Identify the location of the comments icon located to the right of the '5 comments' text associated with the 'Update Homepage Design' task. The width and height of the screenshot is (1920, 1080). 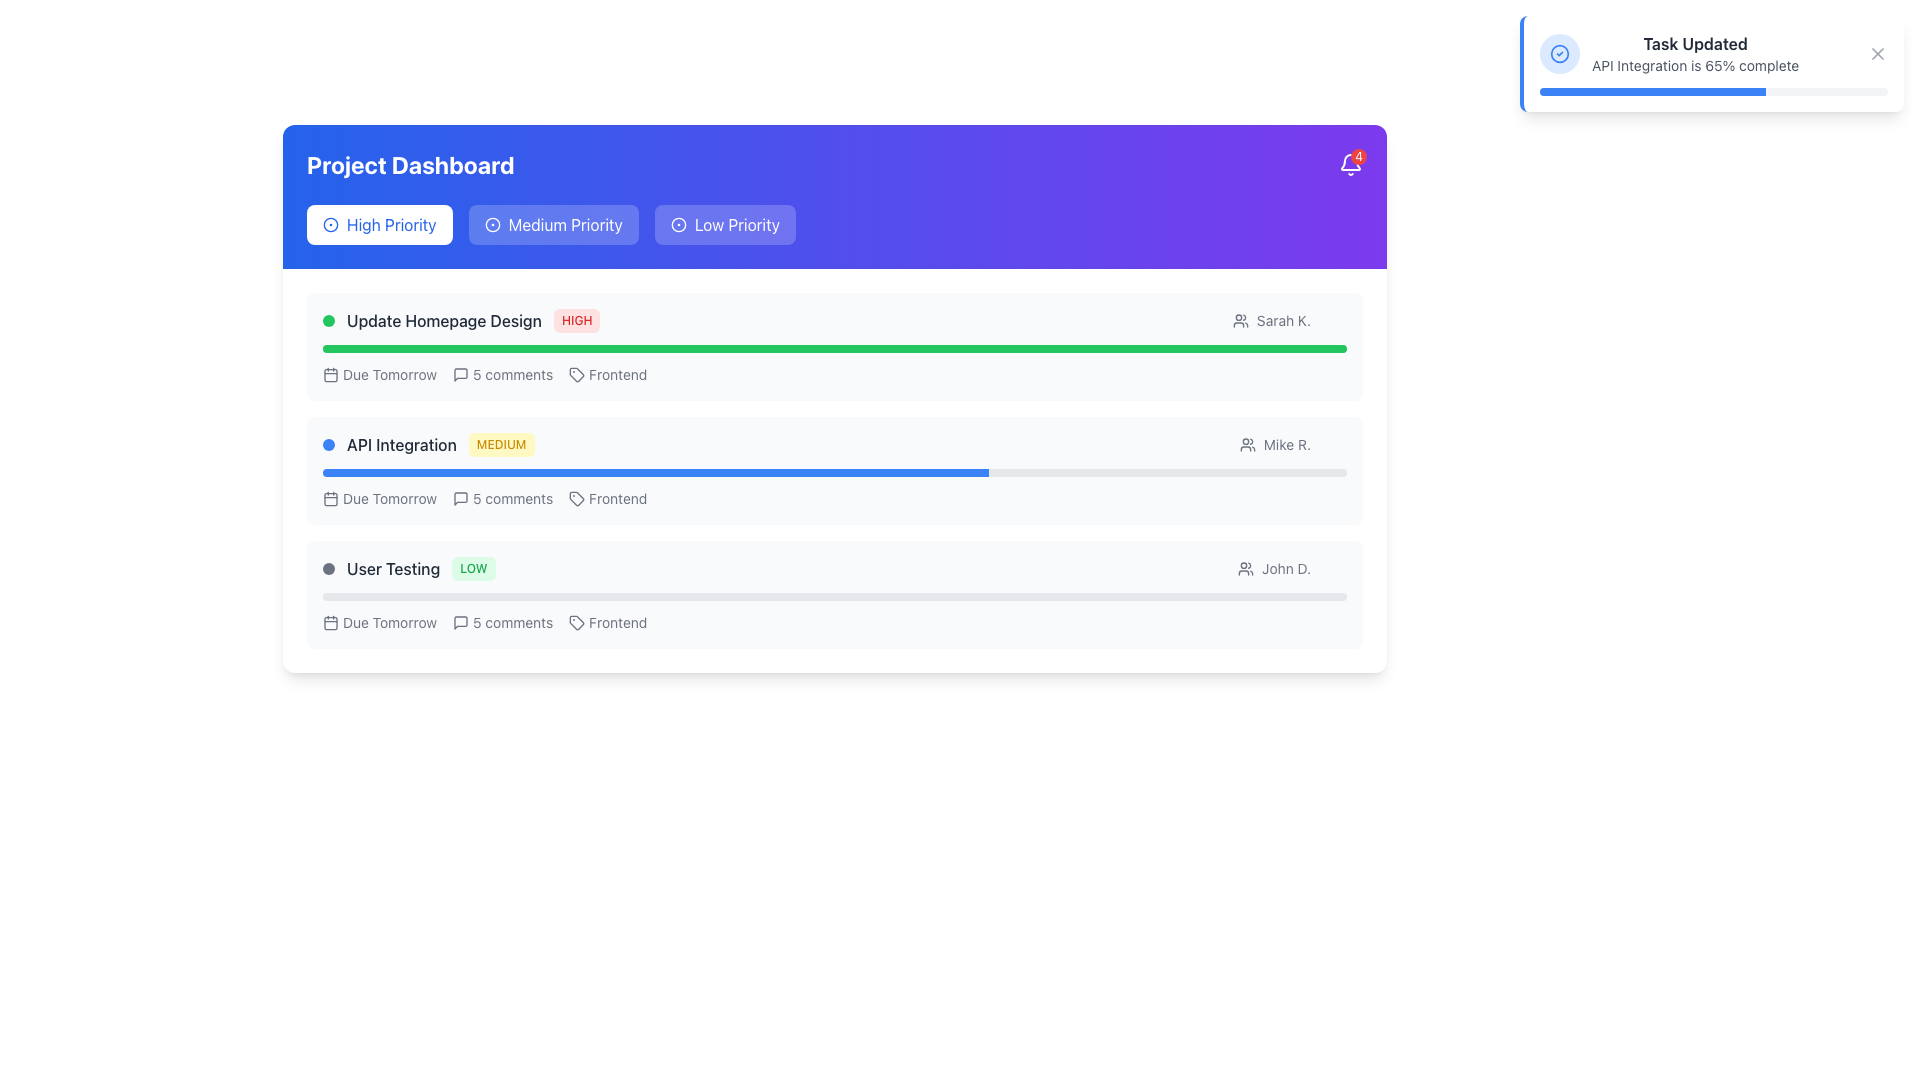
(460, 374).